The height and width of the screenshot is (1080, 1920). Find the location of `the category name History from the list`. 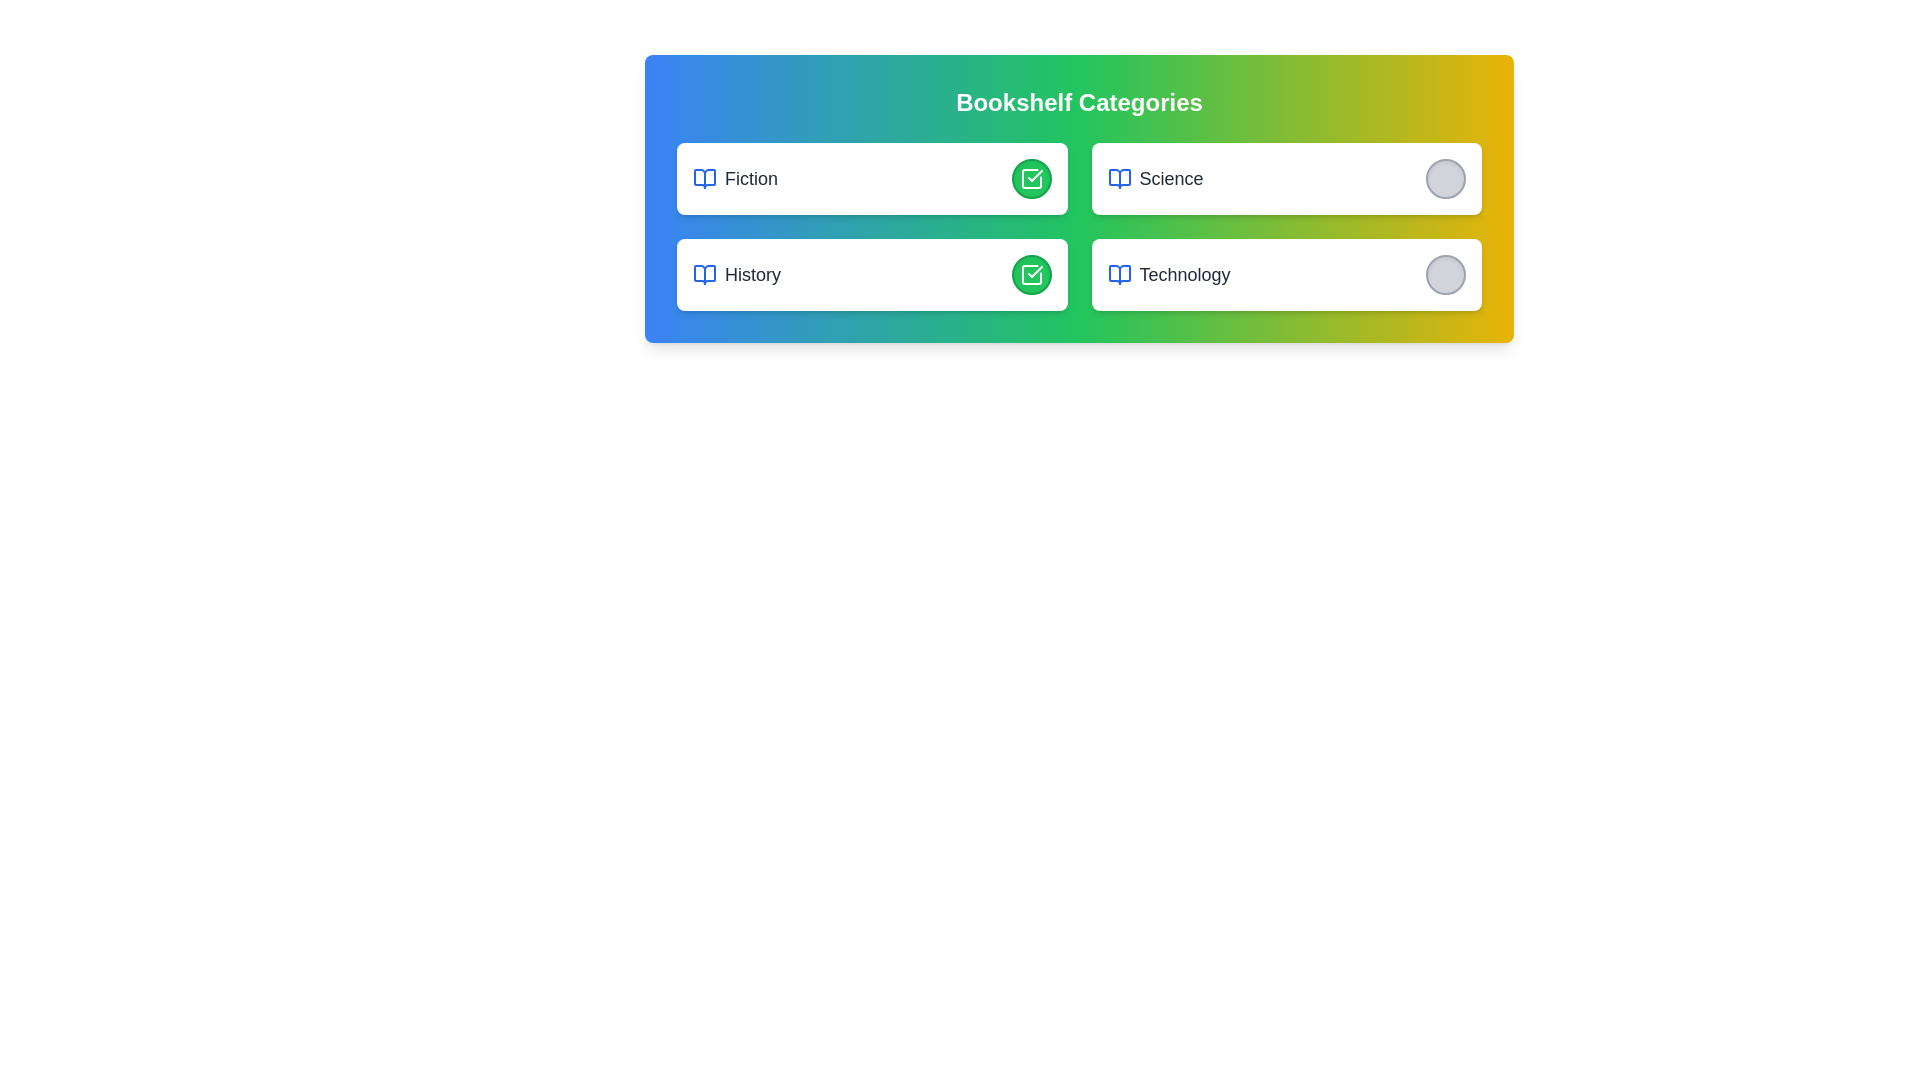

the category name History from the list is located at coordinates (733, 274).